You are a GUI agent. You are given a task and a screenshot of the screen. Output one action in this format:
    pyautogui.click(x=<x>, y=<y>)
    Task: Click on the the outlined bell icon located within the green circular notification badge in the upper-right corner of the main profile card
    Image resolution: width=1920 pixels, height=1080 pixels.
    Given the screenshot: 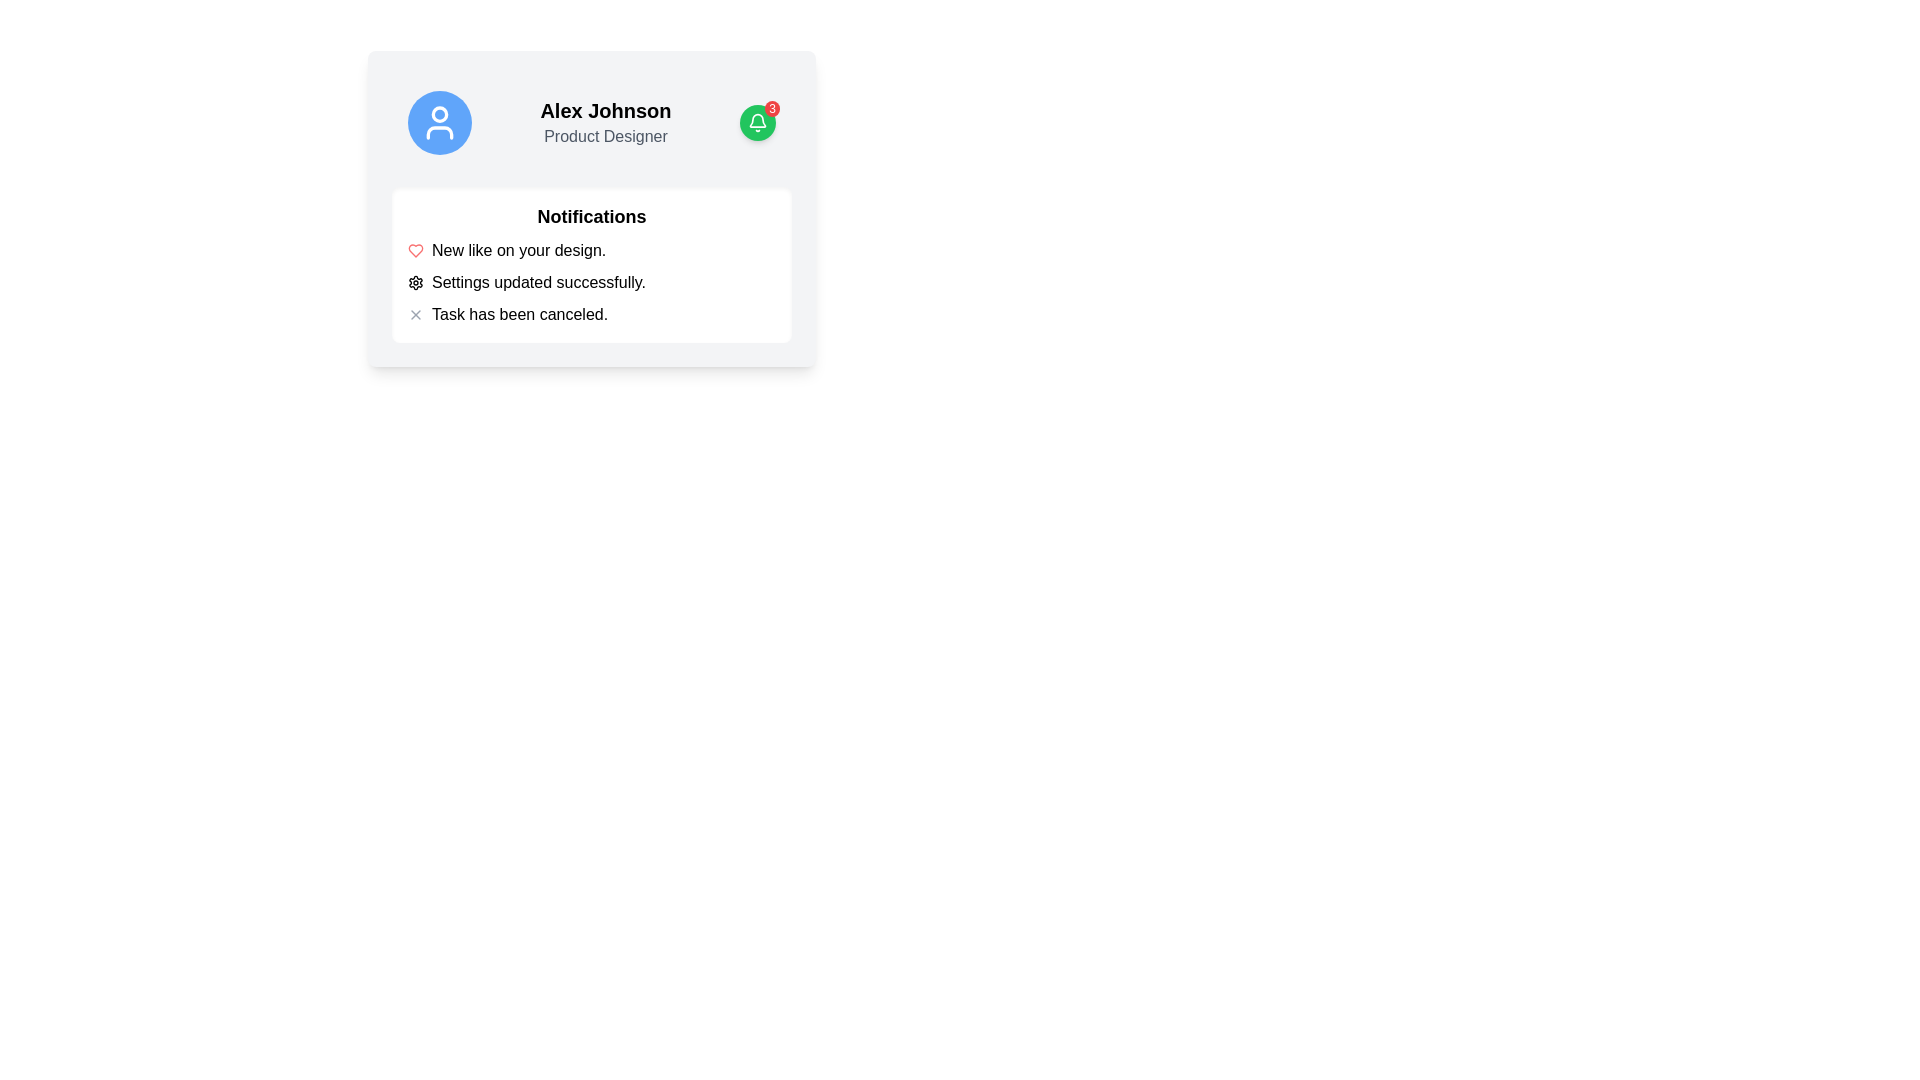 What is the action you would take?
    pyautogui.click(x=757, y=123)
    